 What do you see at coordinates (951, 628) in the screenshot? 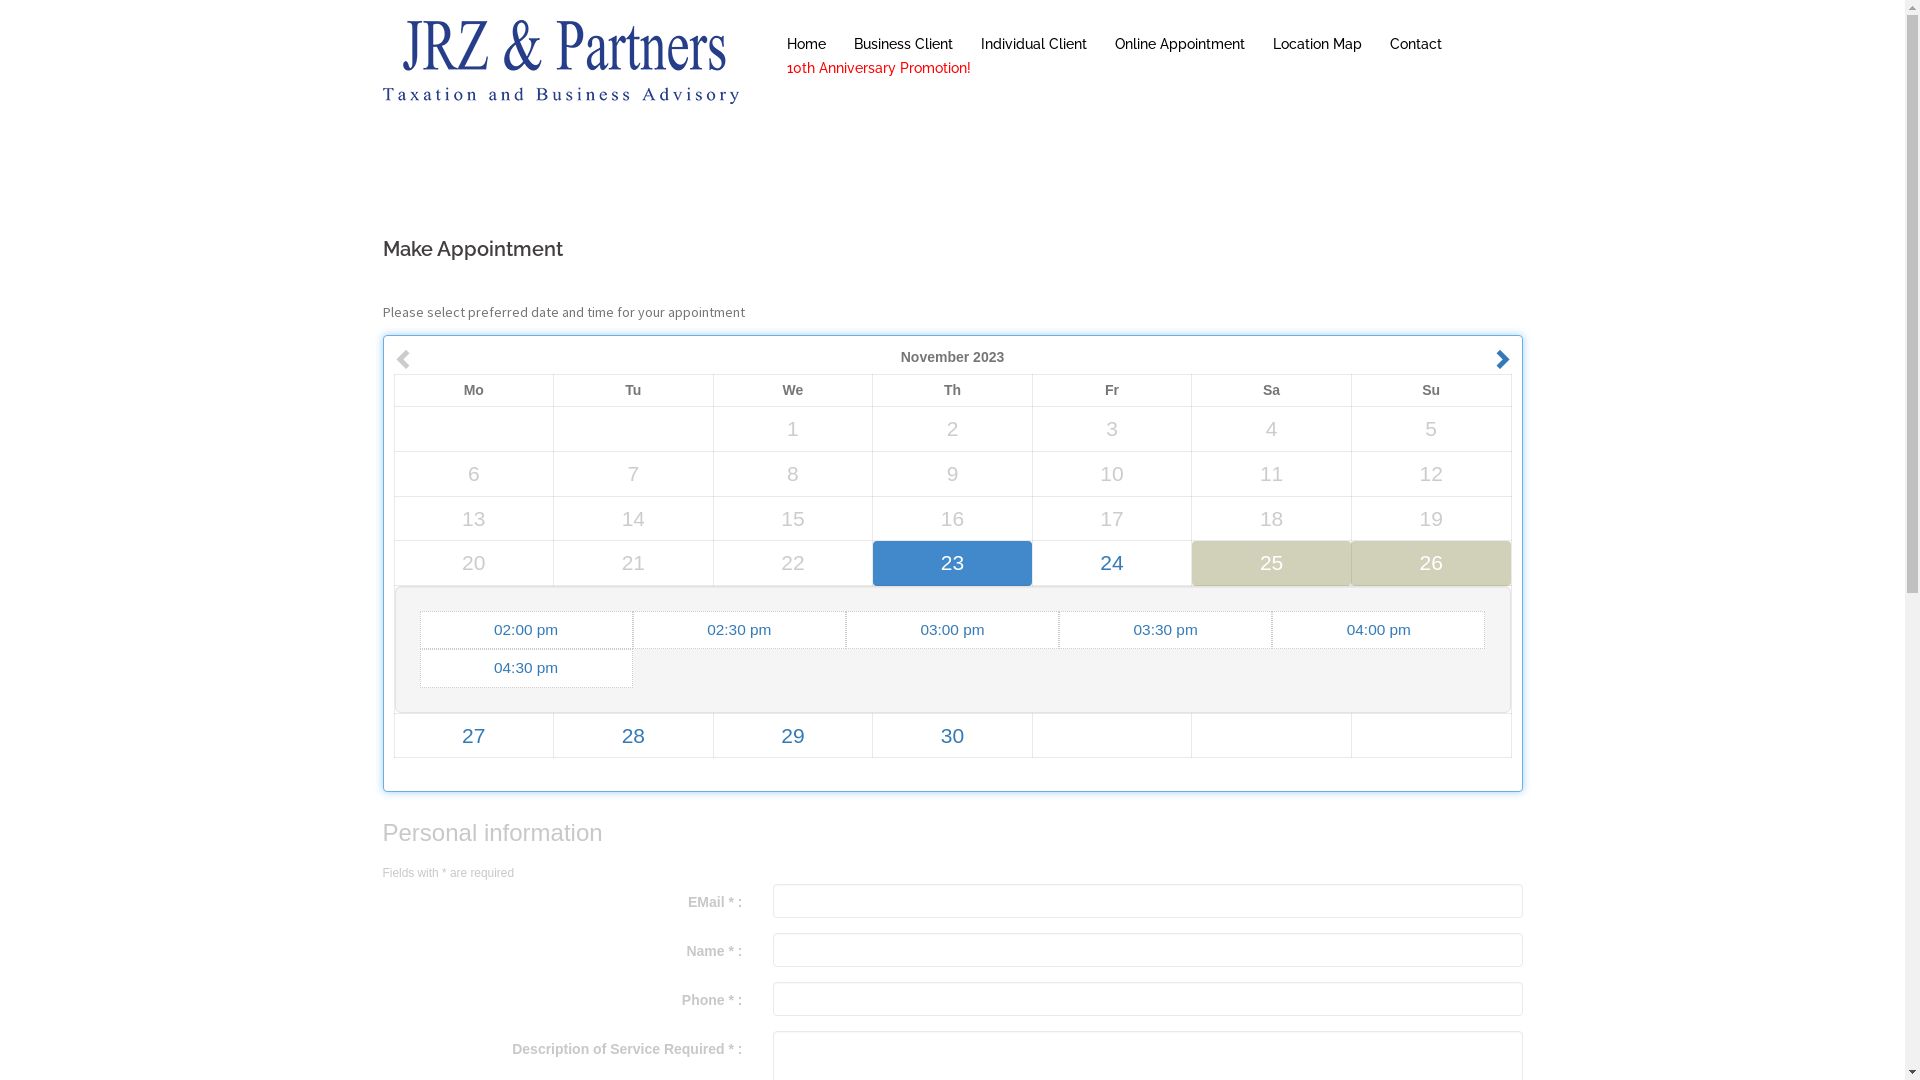
I see `'03:00 pm'` at bounding box center [951, 628].